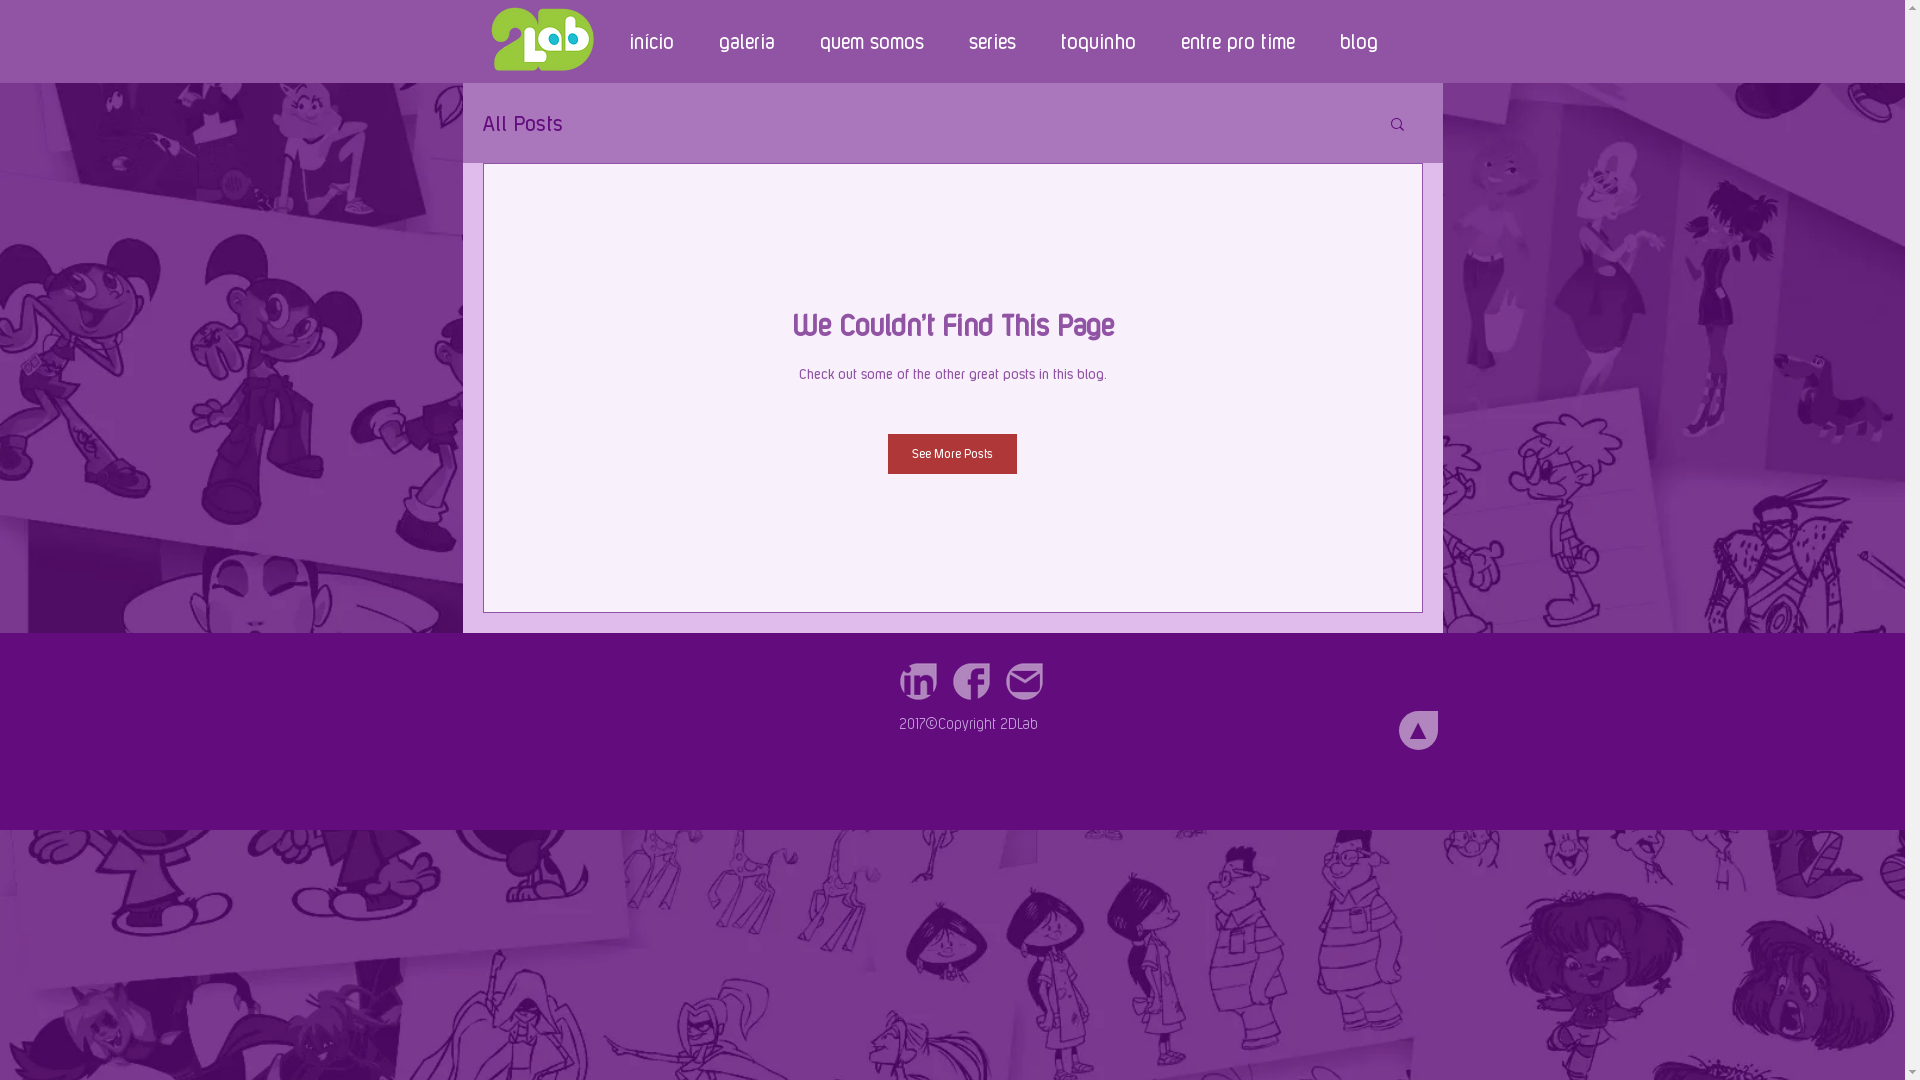 This screenshot has width=1920, height=1080. I want to click on 'blog', so click(1357, 41).